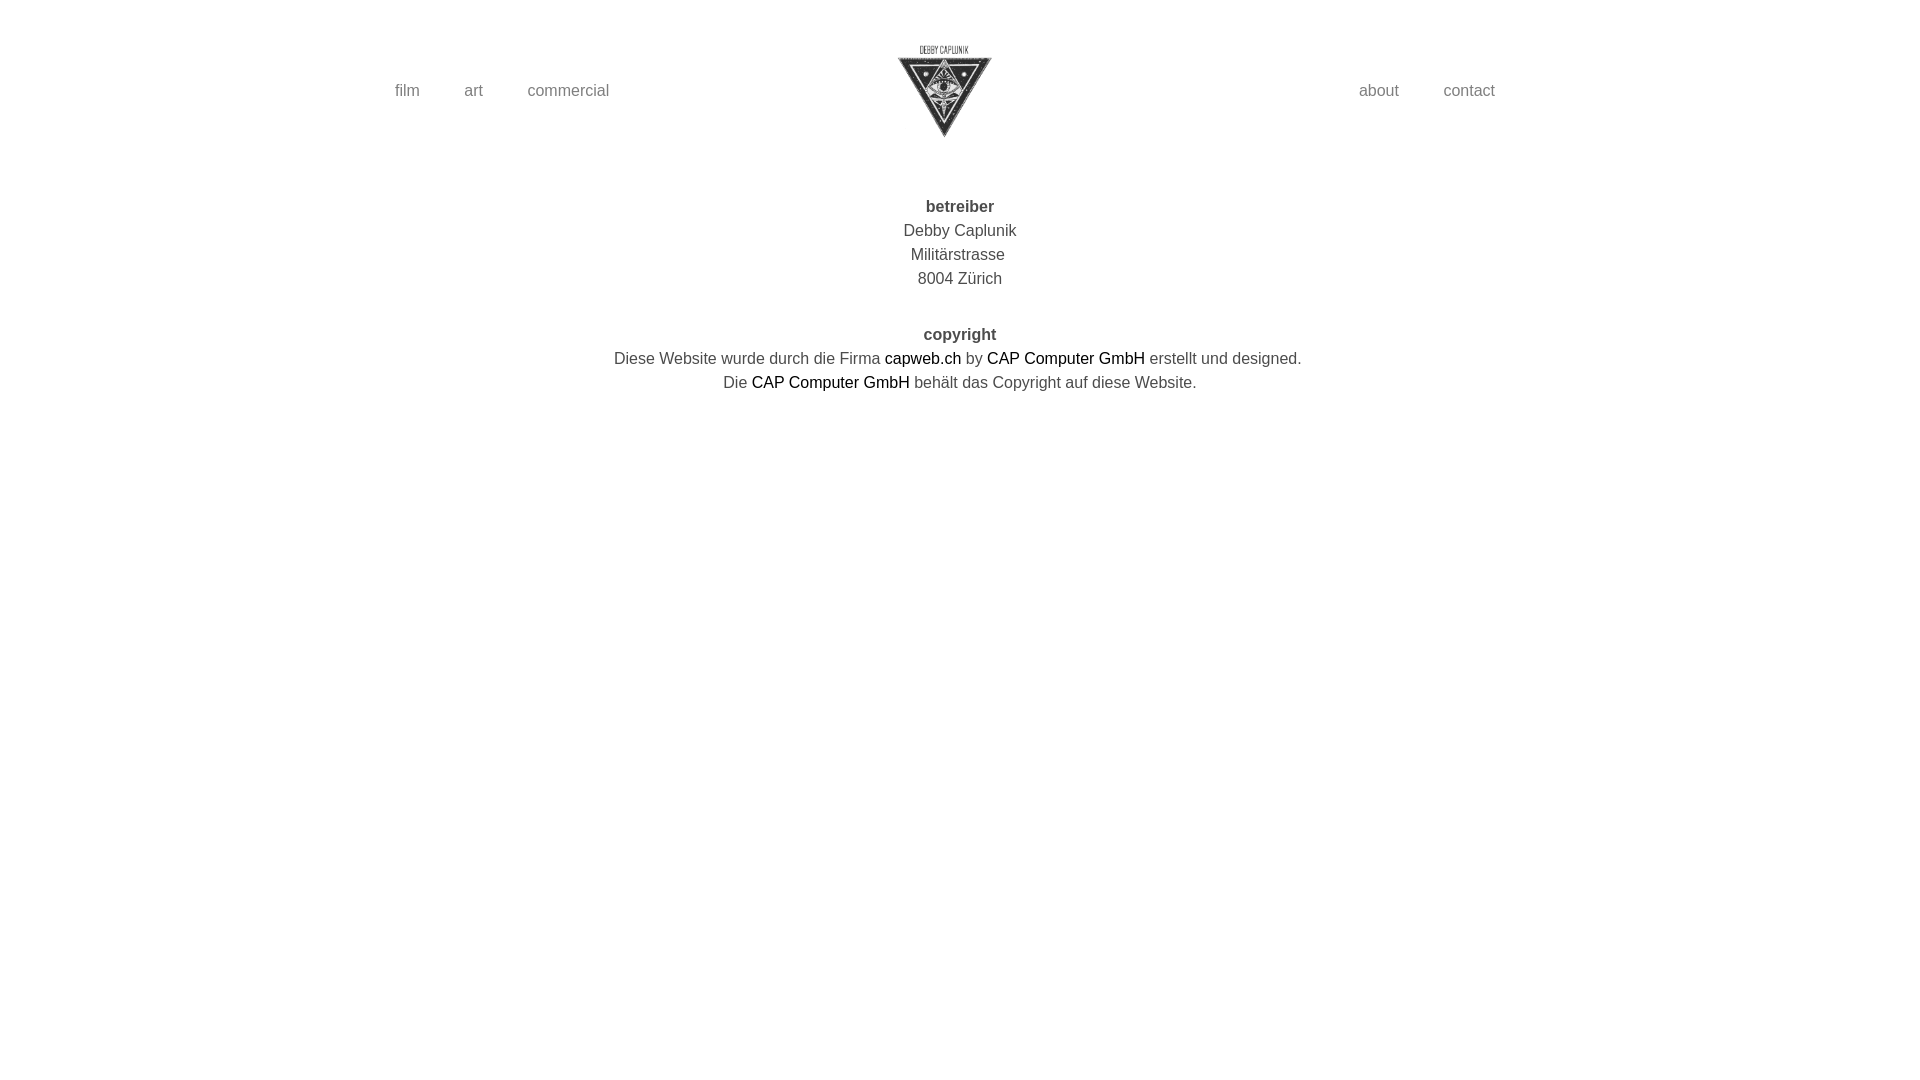 The width and height of the screenshot is (1920, 1080). Describe the element at coordinates (1468, 91) in the screenshot. I see `'contact'` at that location.